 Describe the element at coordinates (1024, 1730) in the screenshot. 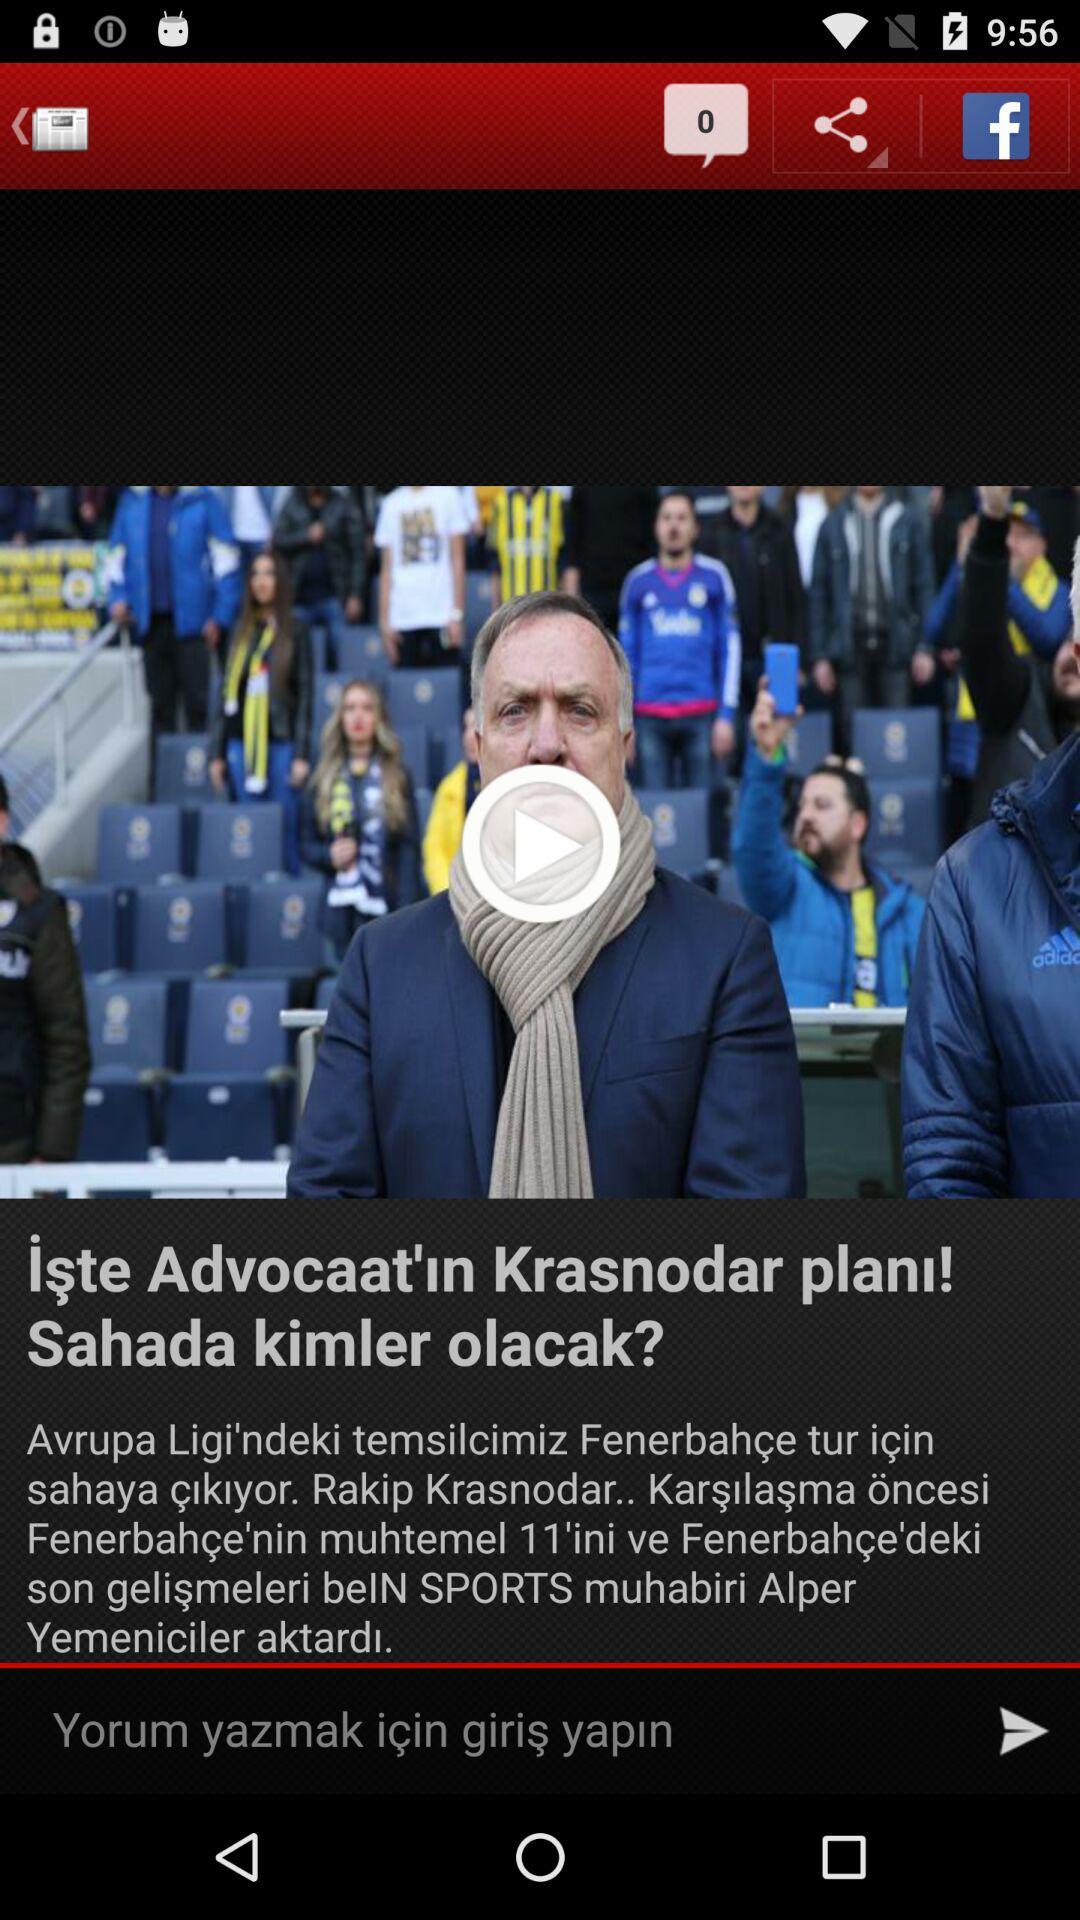

I see `send the message` at that location.